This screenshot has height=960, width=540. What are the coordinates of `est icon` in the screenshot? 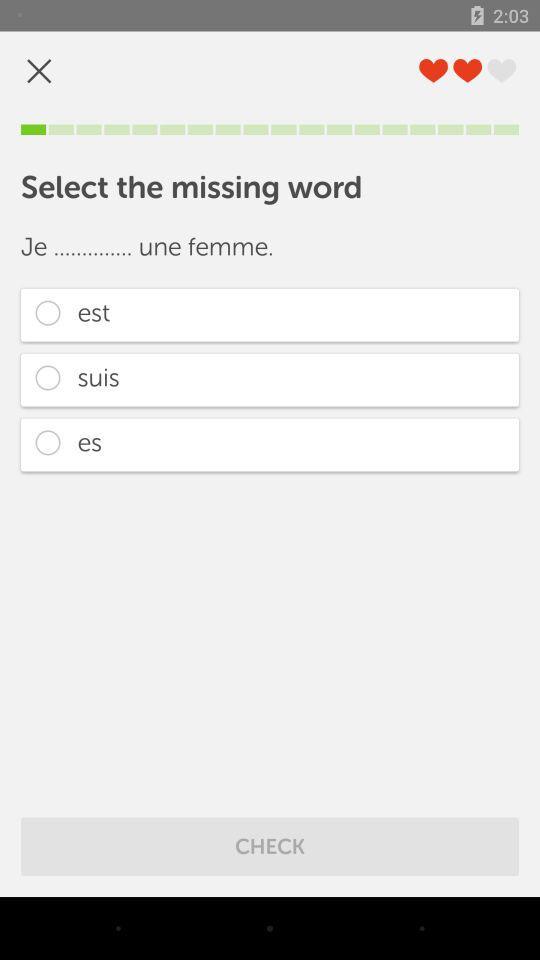 It's located at (270, 315).